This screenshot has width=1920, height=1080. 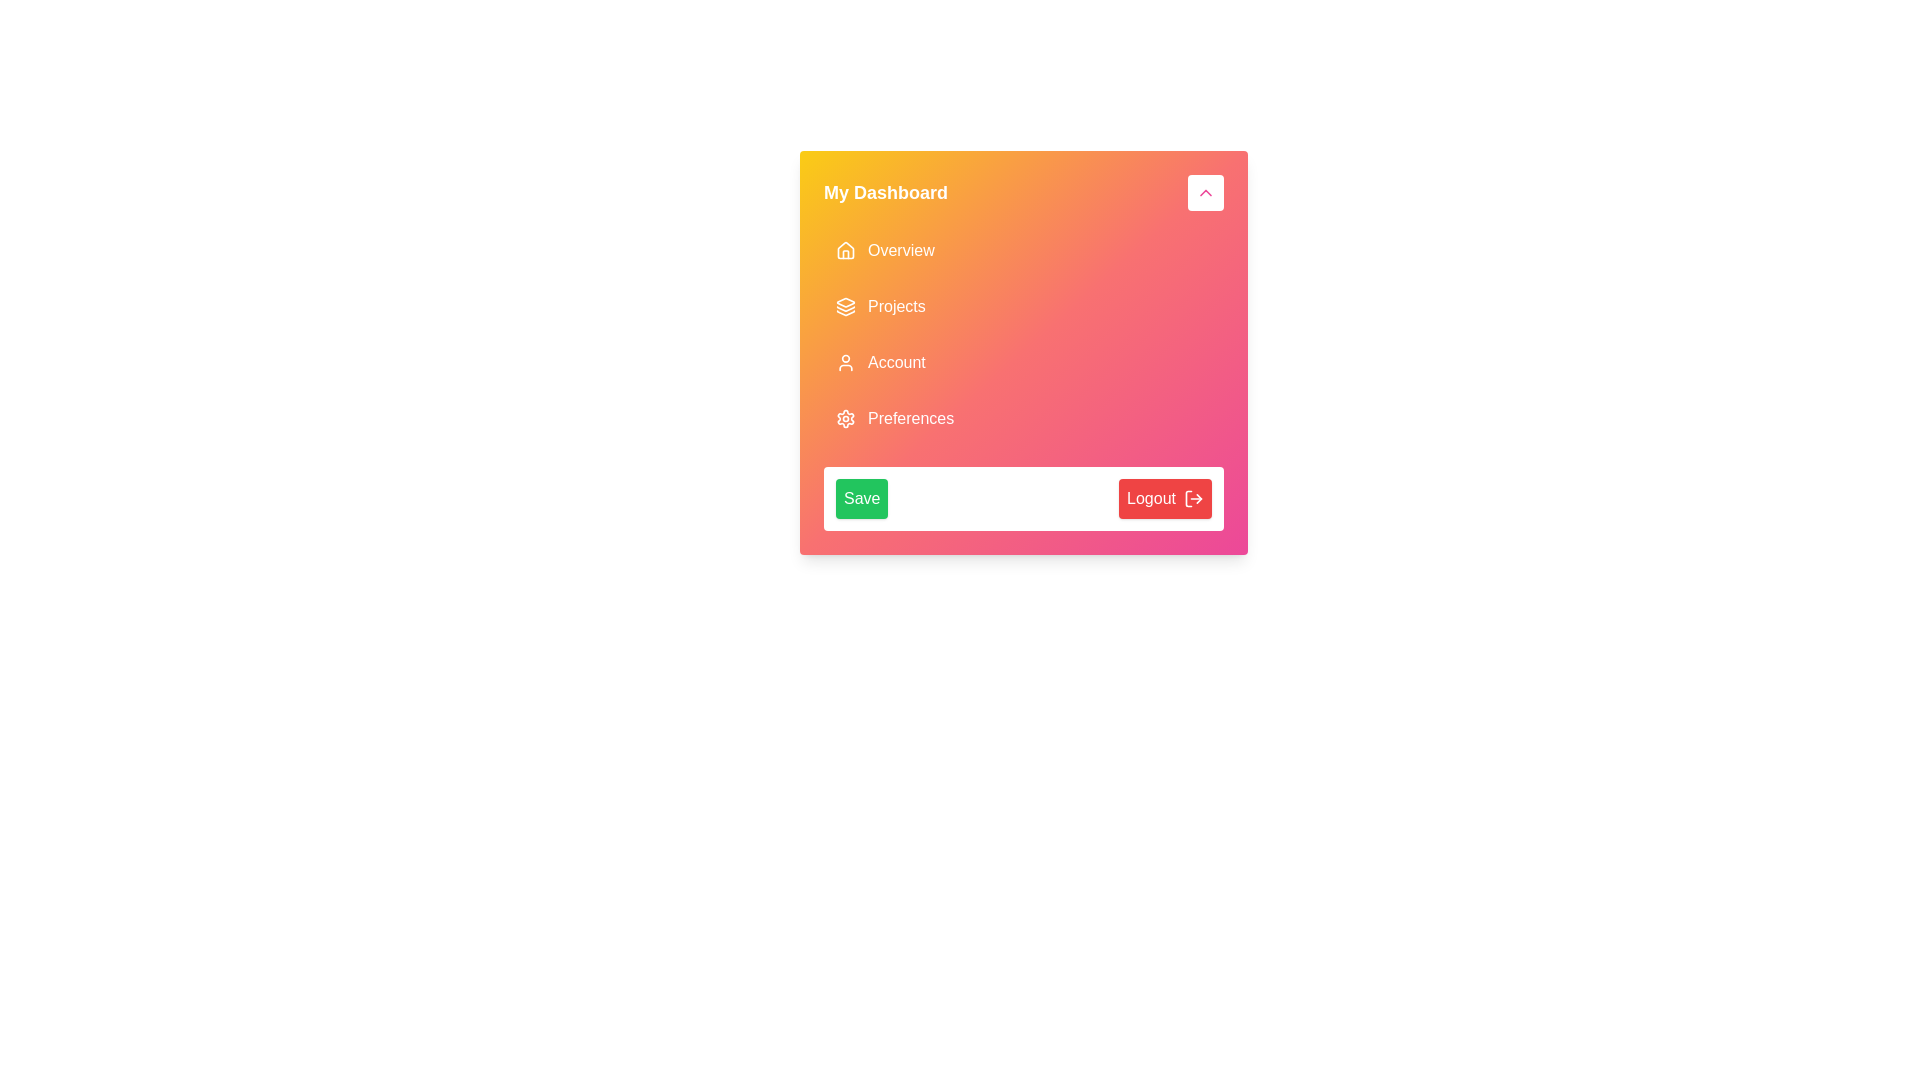 What do you see at coordinates (1023, 249) in the screenshot?
I see `the navigation button located at the top of the vertical menu list on the left side of the interface` at bounding box center [1023, 249].